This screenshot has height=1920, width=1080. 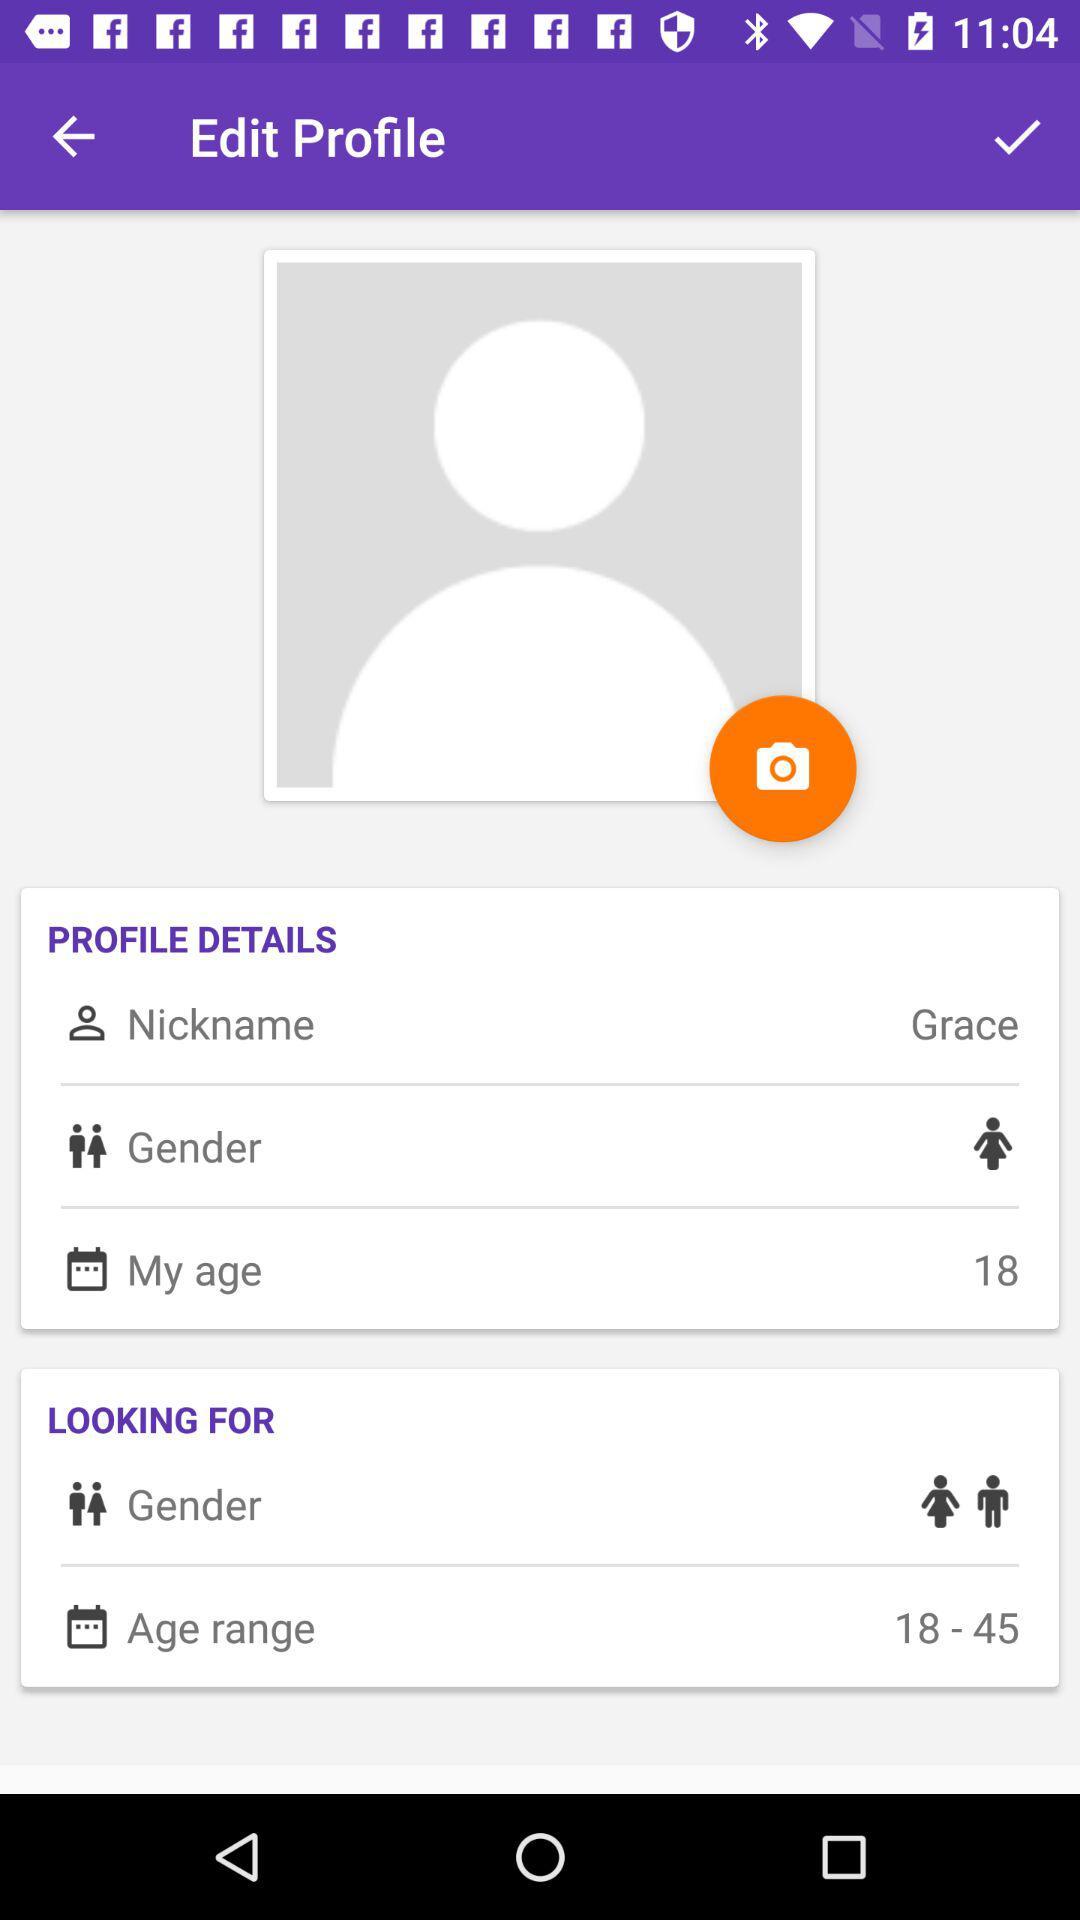 I want to click on icon next to edit profile, so click(x=1017, y=135).